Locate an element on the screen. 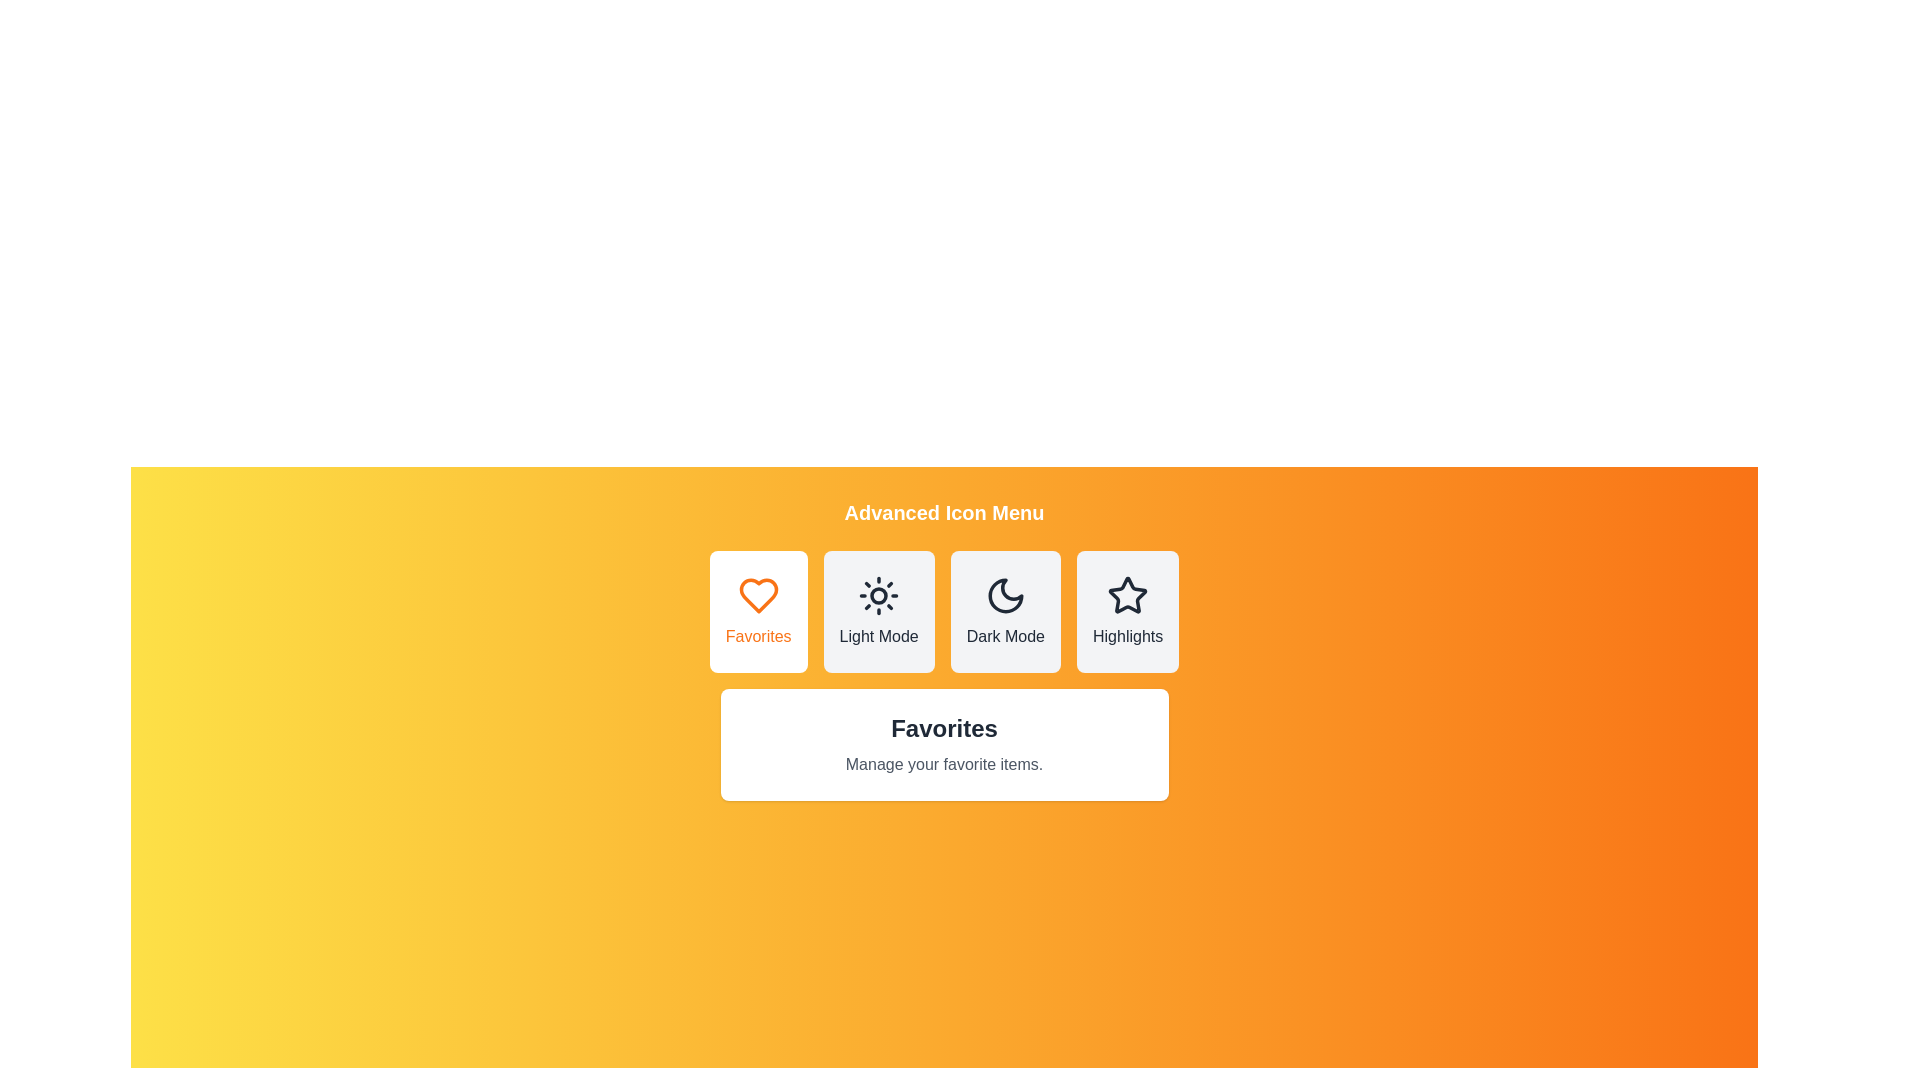  the 'Dark Mode' button located centrally beneath the 'Advanced Icon Menu' heading to switch the interface mode is located at coordinates (943, 611).